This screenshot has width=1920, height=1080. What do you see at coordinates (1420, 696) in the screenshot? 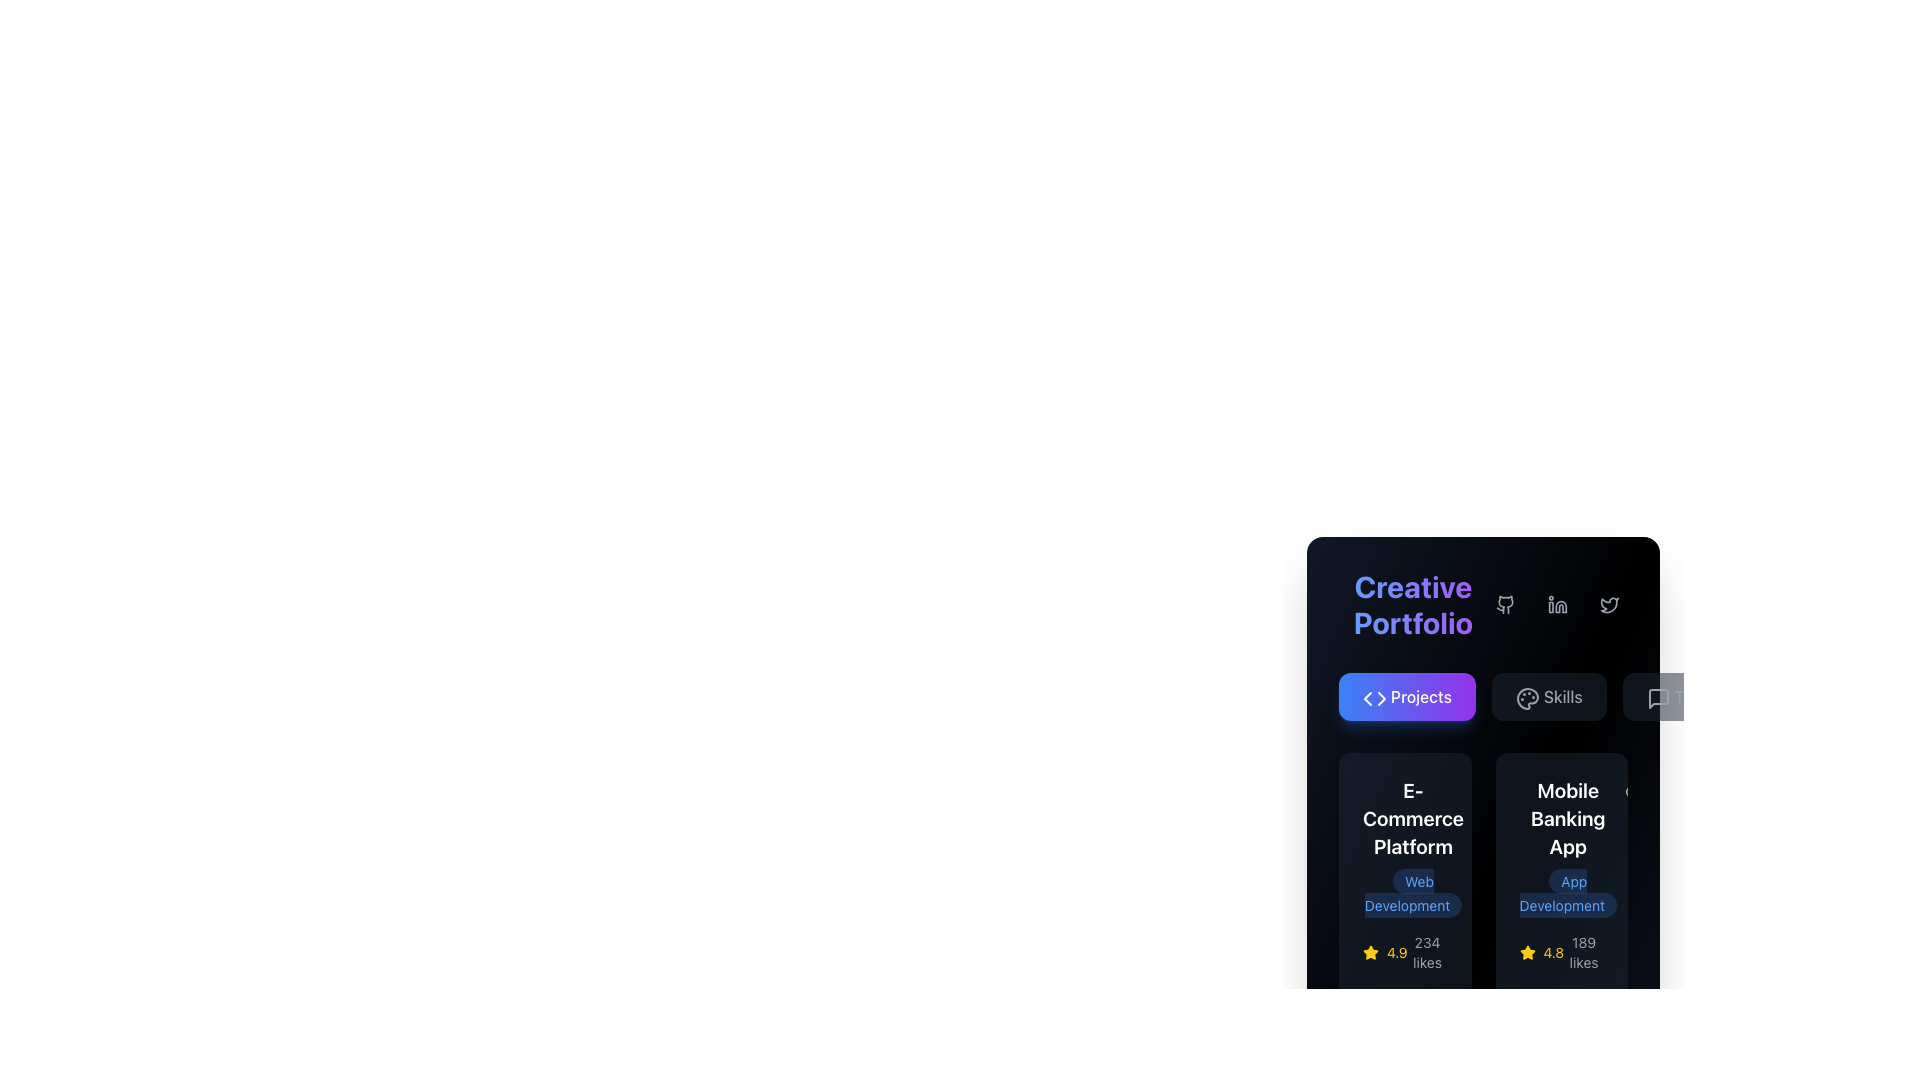
I see `the text label 'Projects' within the button` at bounding box center [1420, 696].